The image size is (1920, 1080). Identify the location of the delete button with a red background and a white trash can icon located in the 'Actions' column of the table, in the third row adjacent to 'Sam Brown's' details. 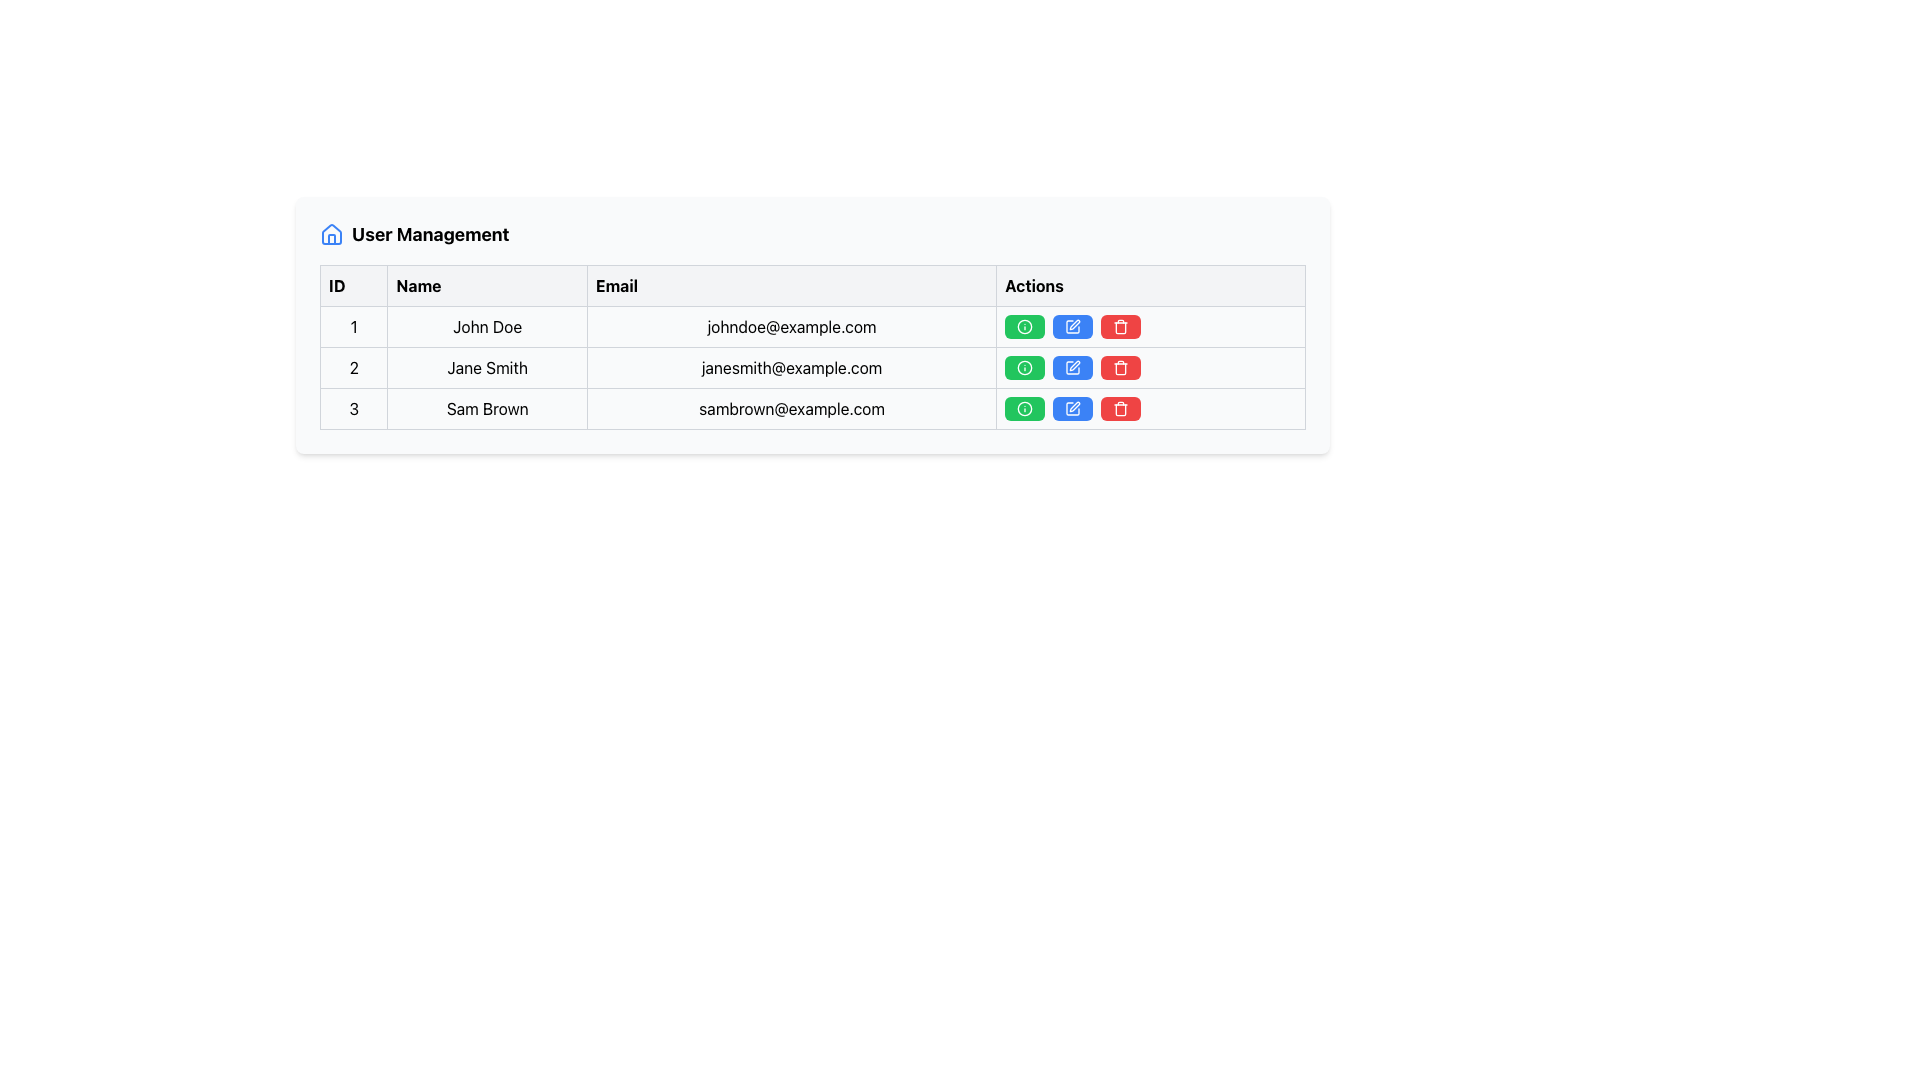
(1121, 407).